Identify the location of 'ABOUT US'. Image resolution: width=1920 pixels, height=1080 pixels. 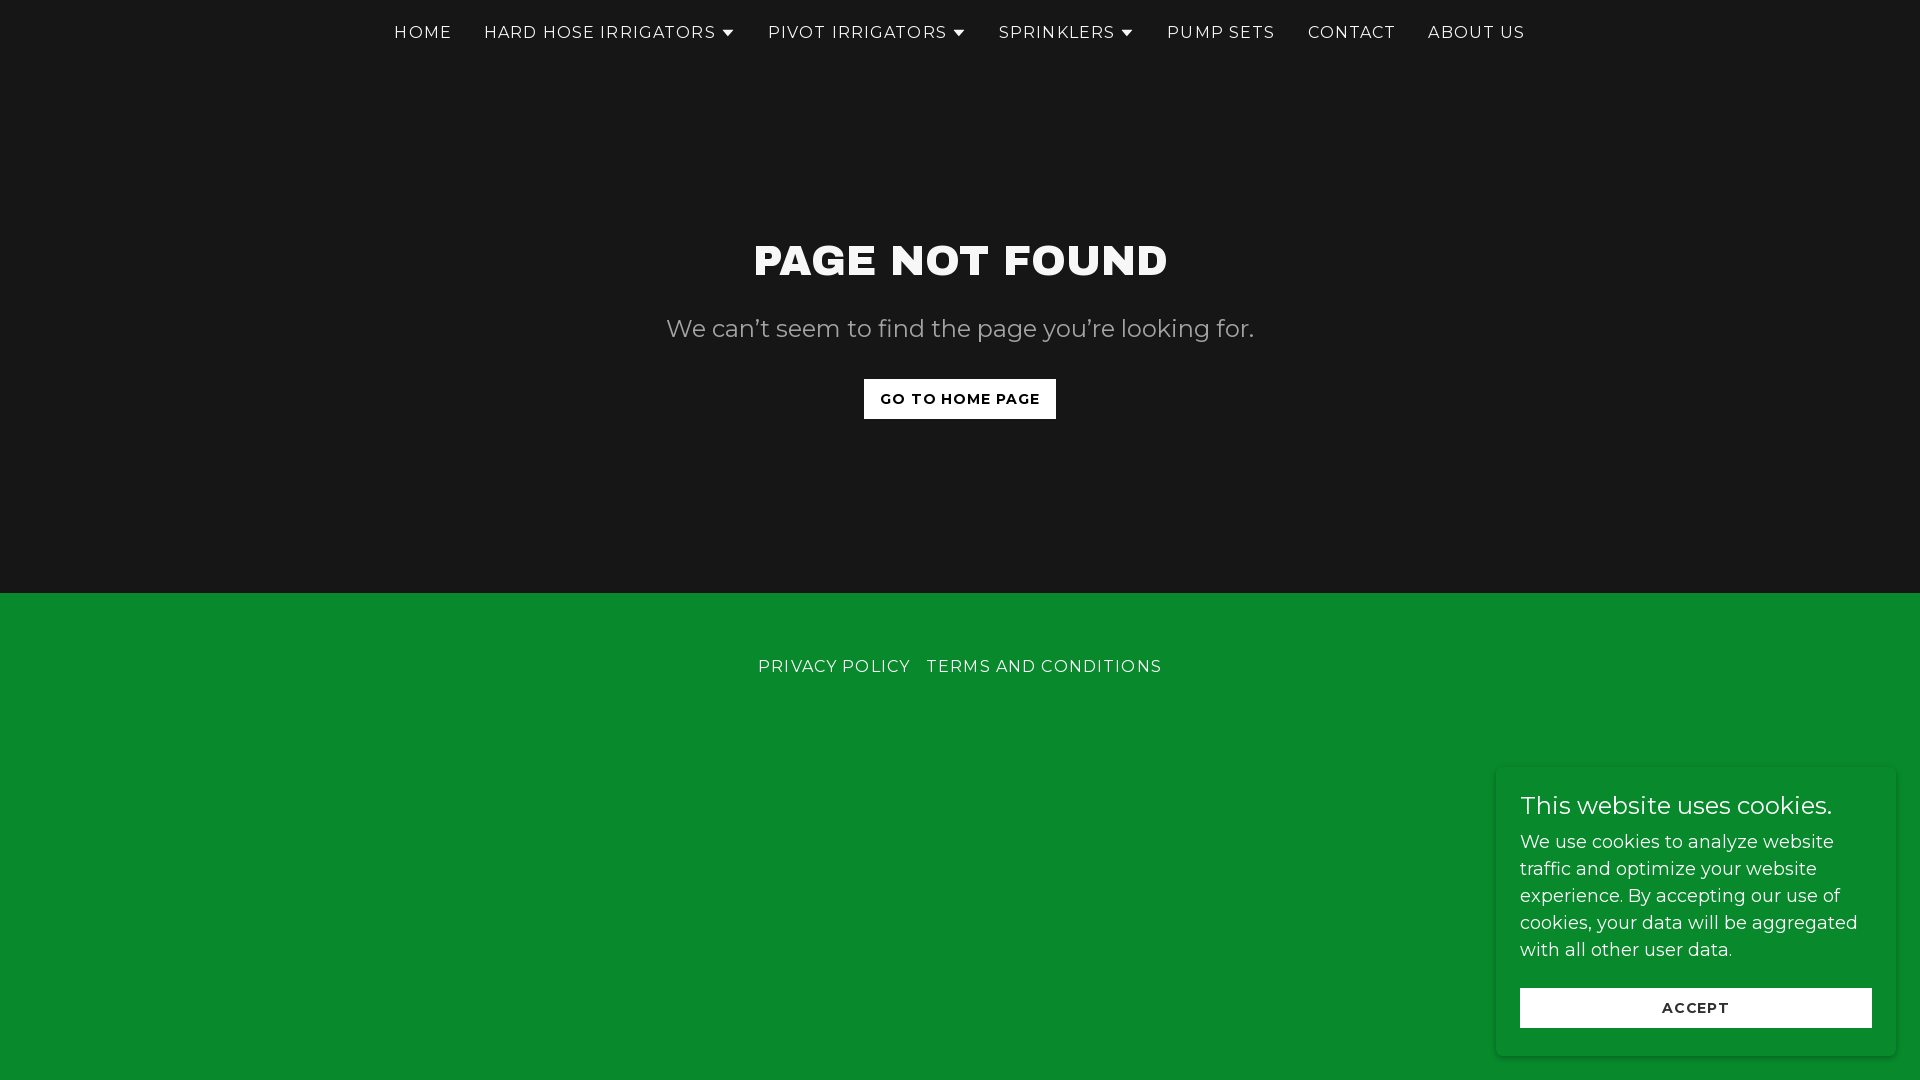
(1476, 33).